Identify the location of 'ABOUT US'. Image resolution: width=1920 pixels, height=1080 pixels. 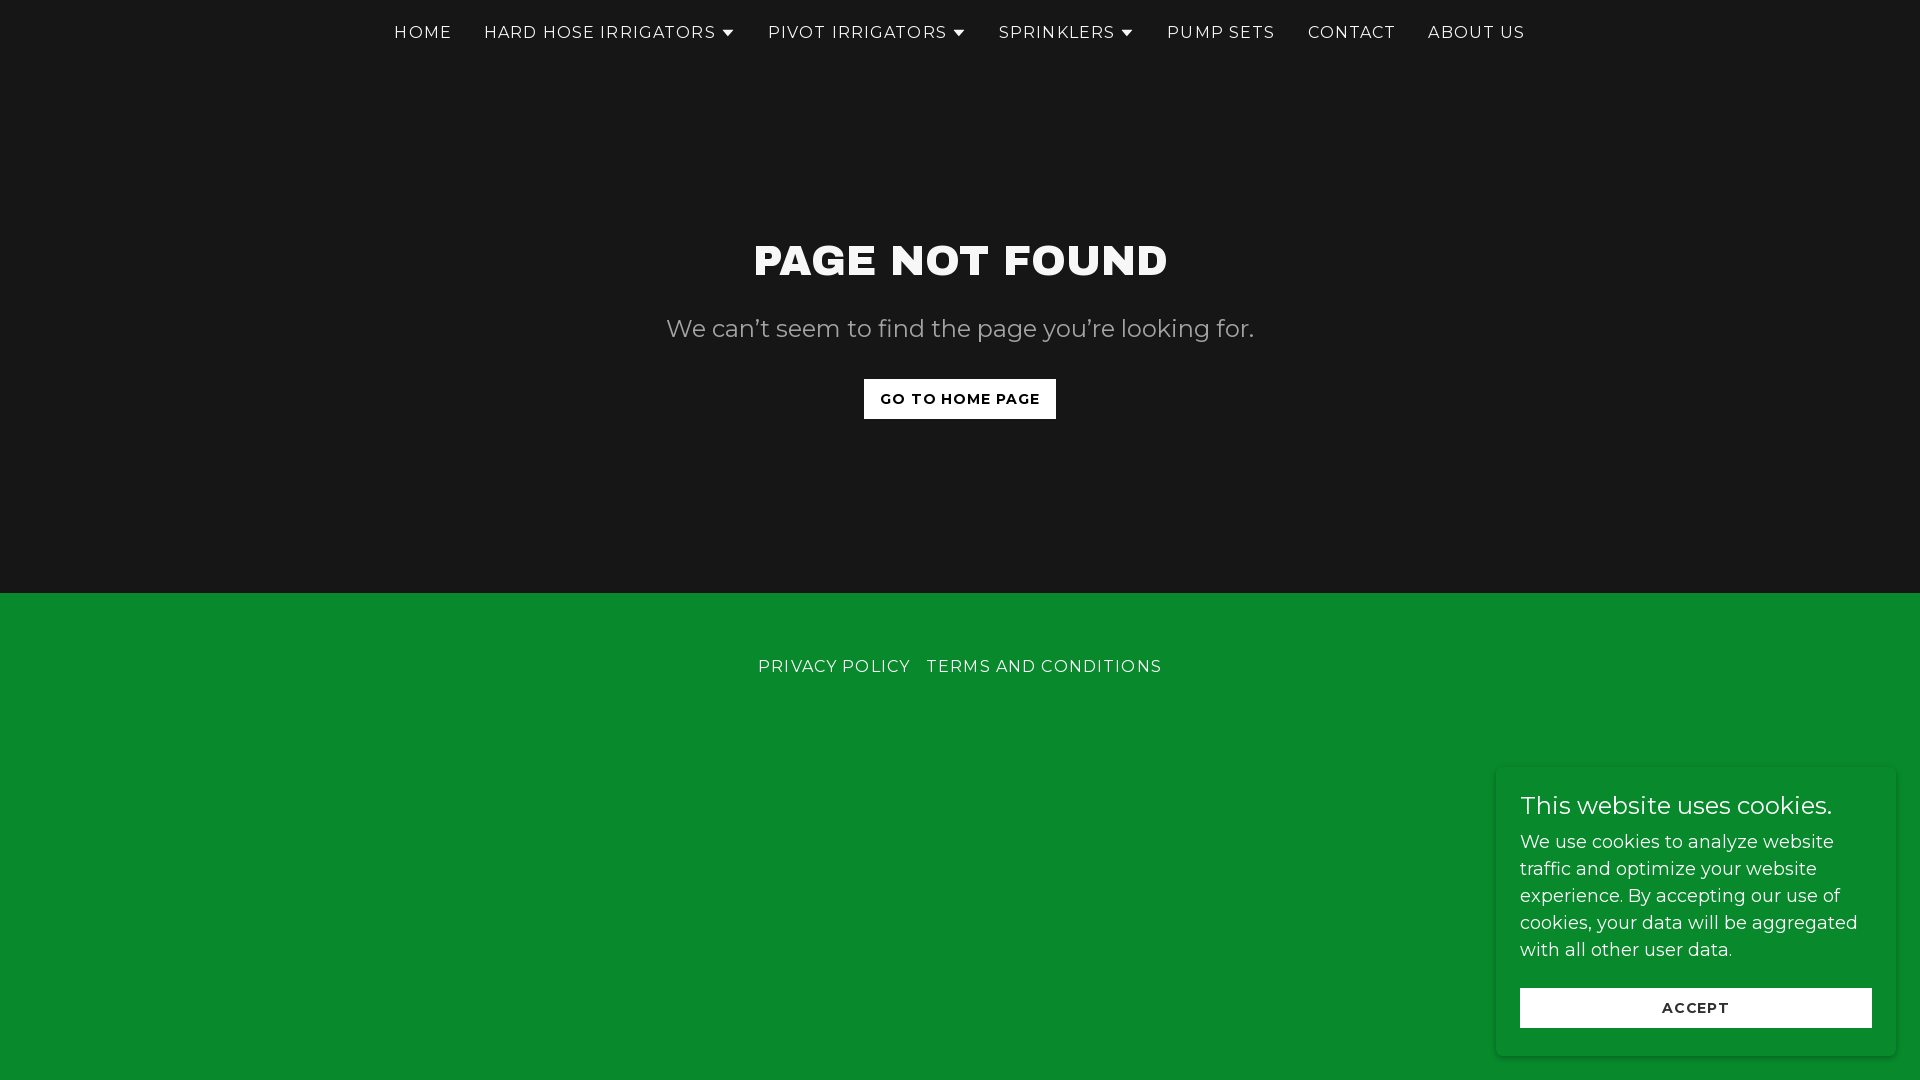
(1476, 33).